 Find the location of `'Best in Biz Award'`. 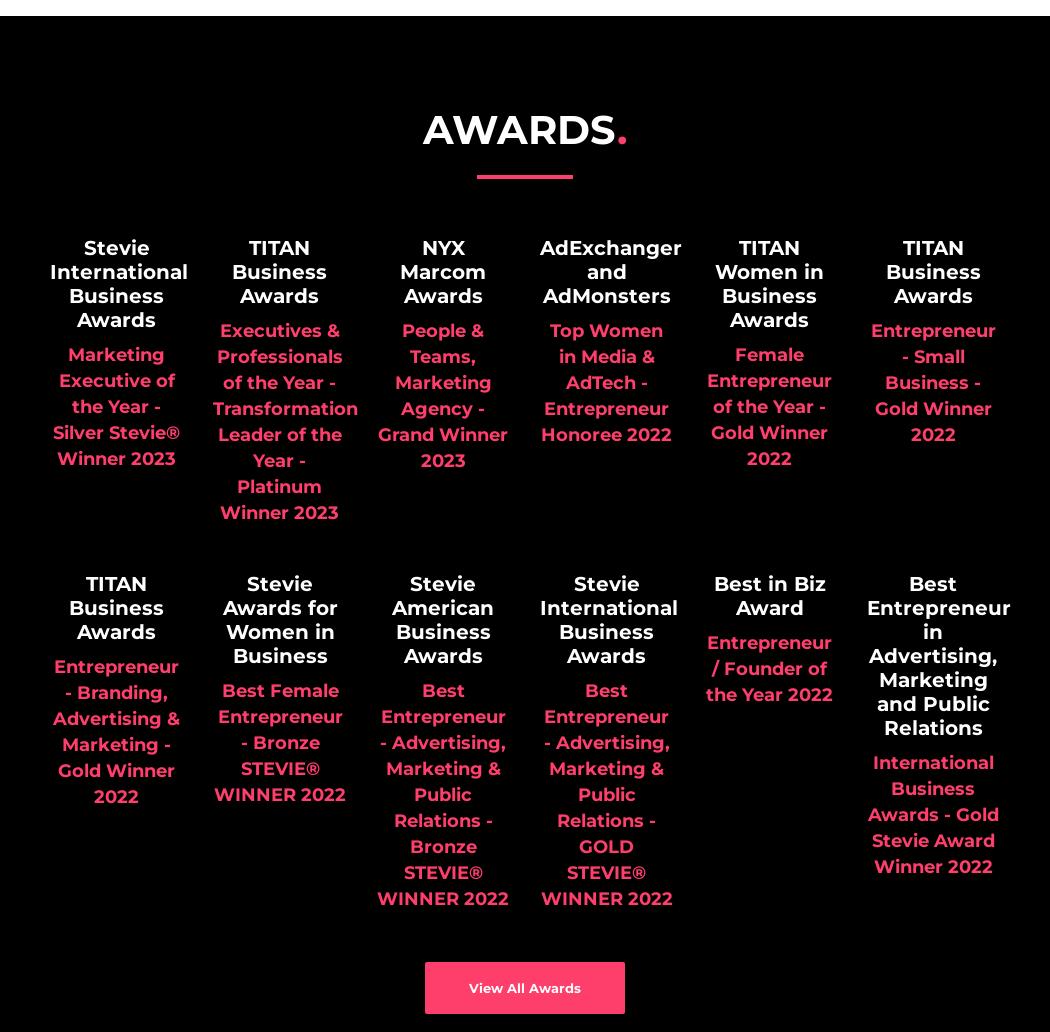

'Best in Biz Award' is located at coordinates (712, 595).